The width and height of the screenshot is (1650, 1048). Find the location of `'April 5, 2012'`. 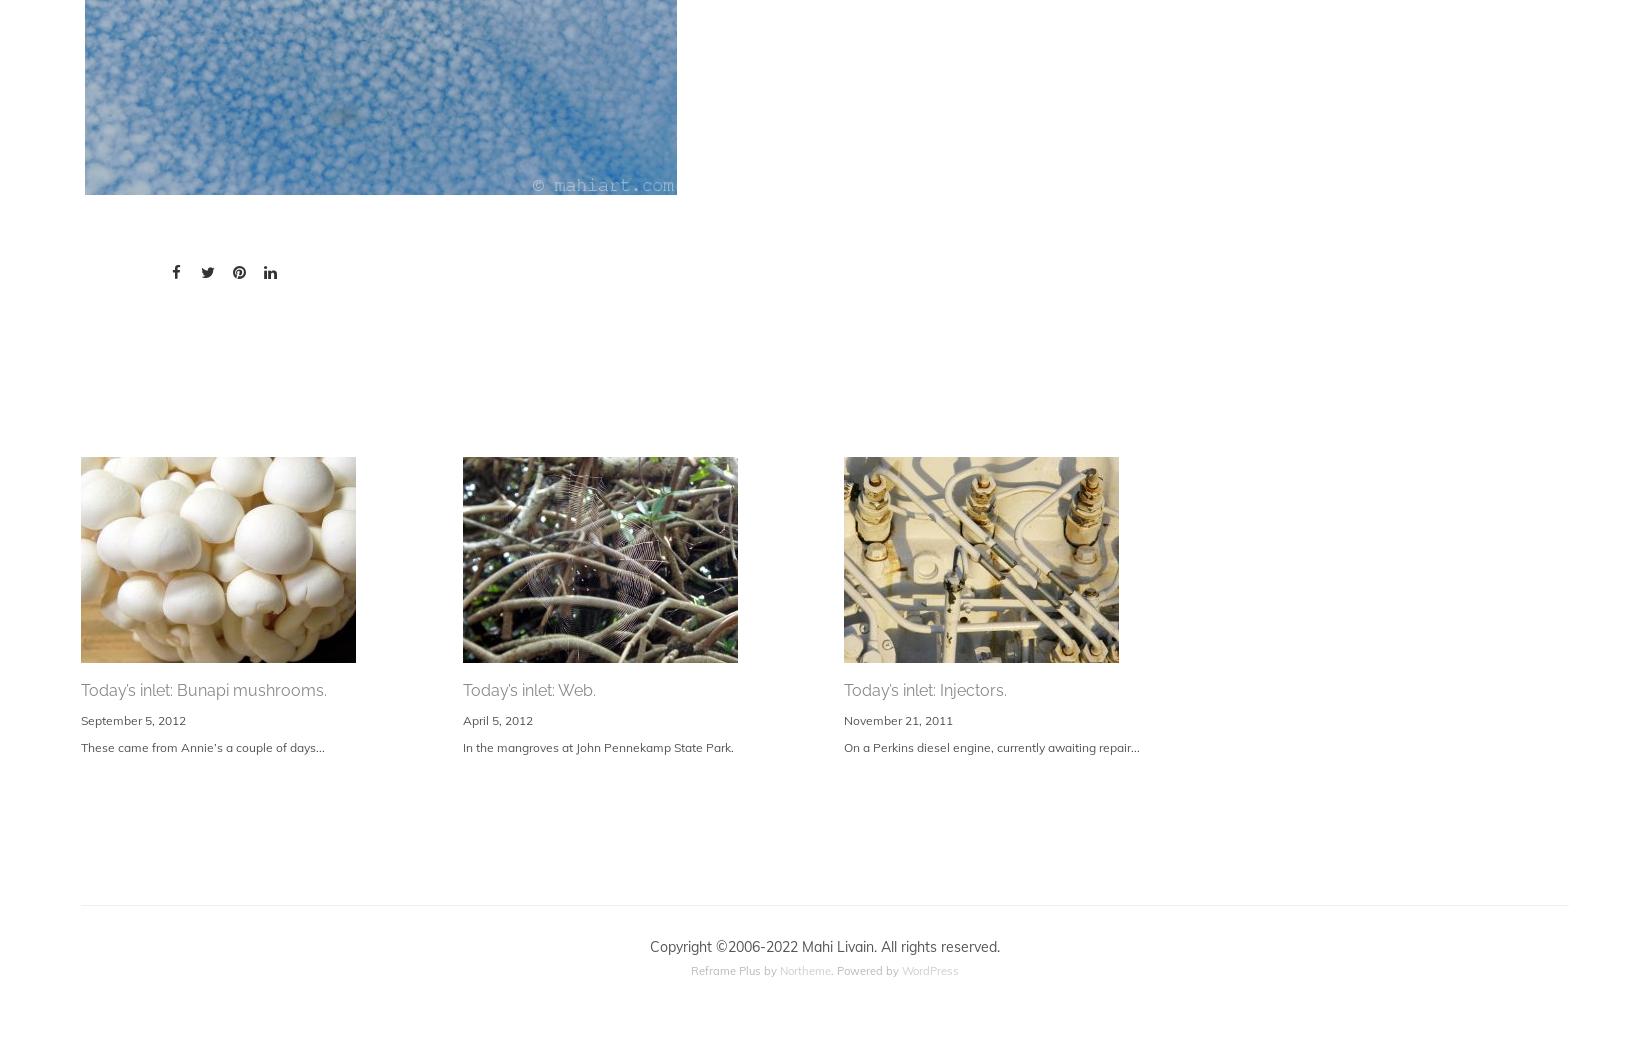

'April 5, 2012' is located at coordinates (495, 718).